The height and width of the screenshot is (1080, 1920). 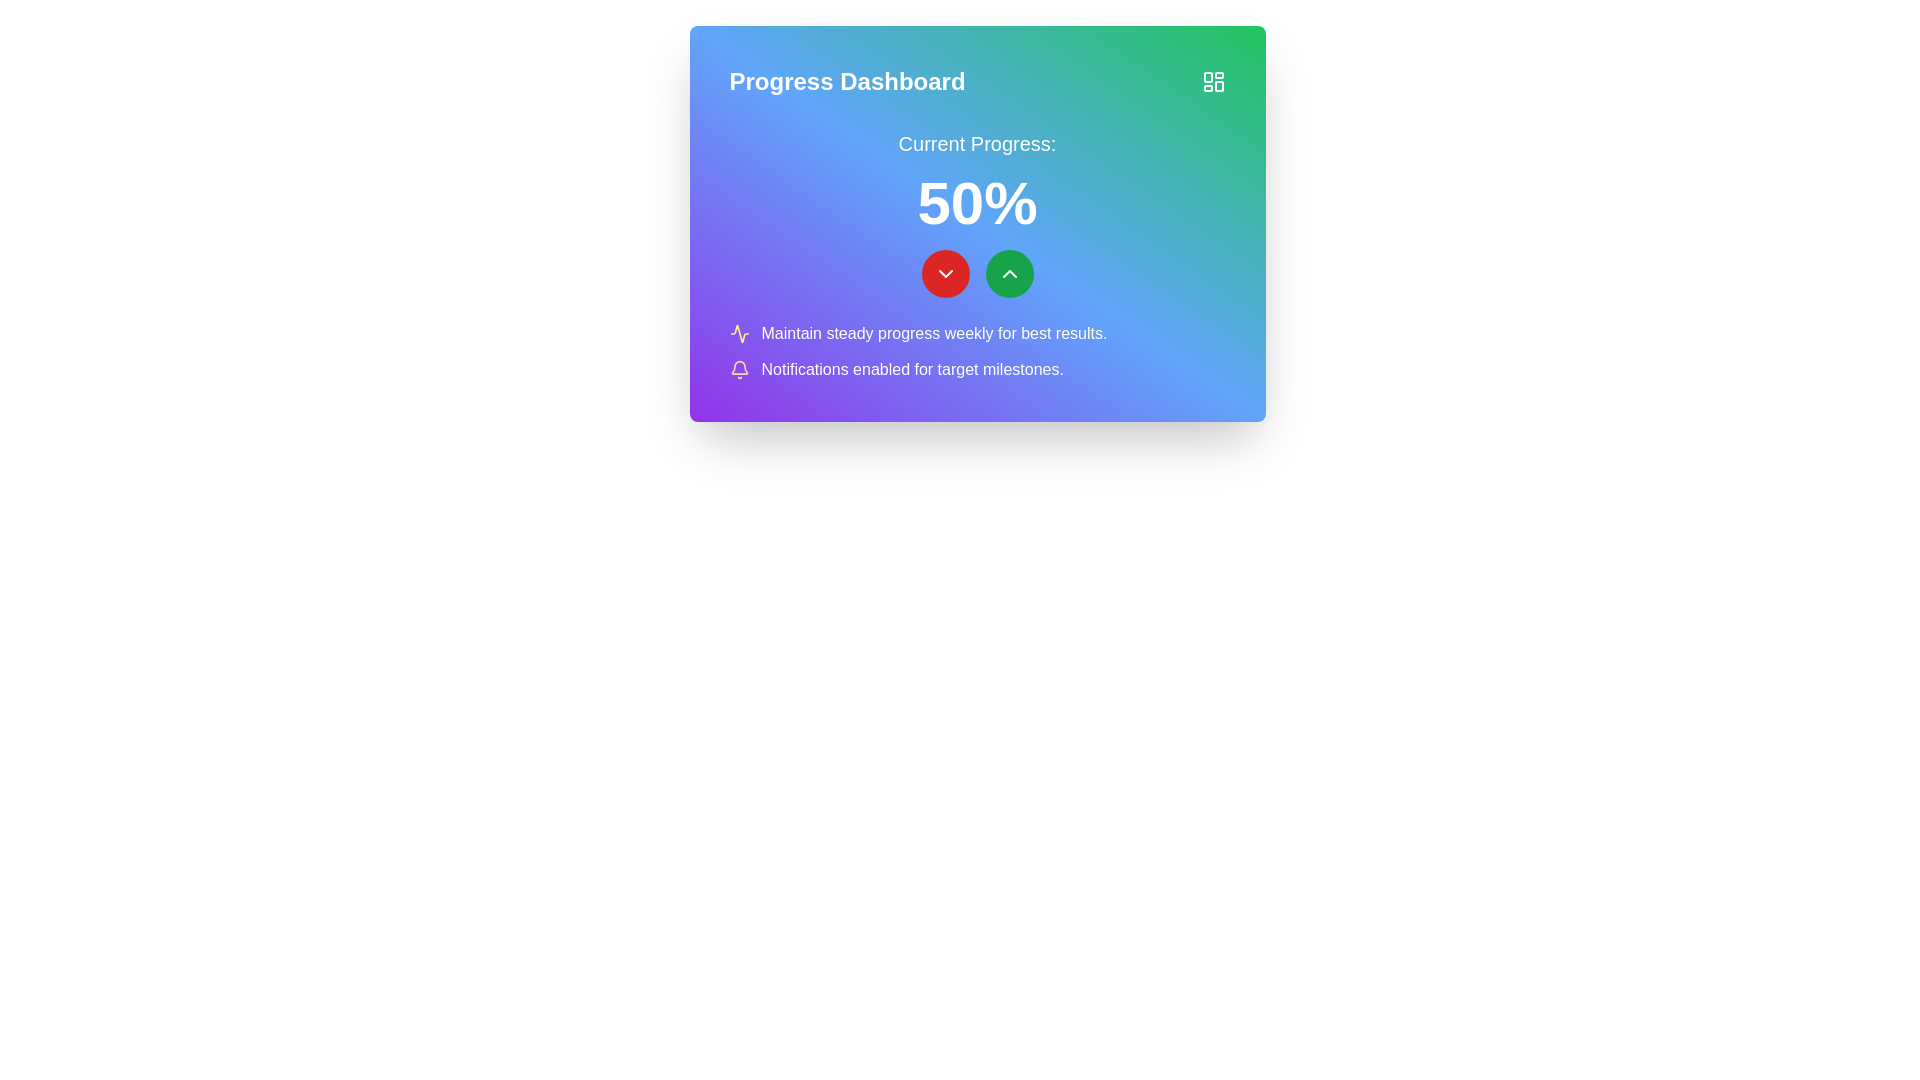 What do you see at coordinates (977, 273) in the screenshot?
I see `the green button in the button group located below the '50%' text in the 'Current Progress' section` at bounding box center [977, 273].